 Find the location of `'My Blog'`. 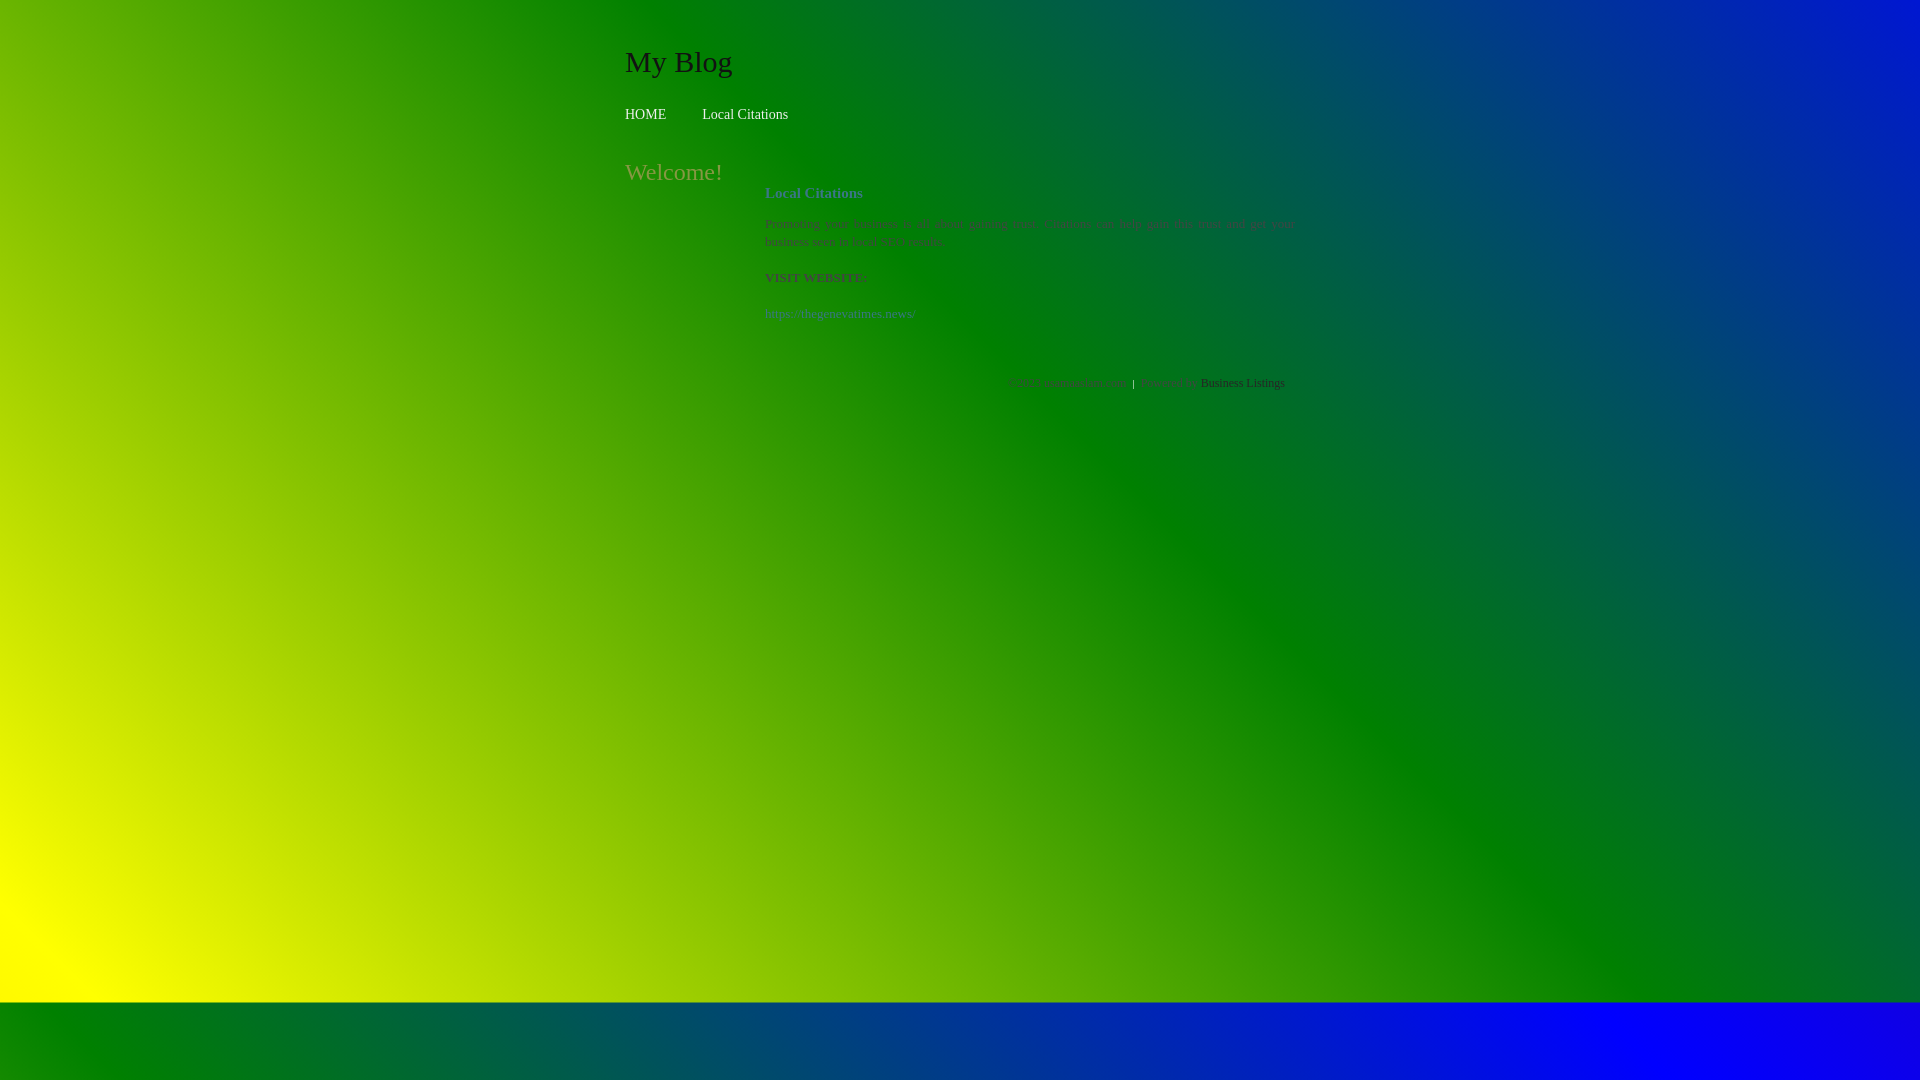

'My Blog' is located at coordinates (678, 60).